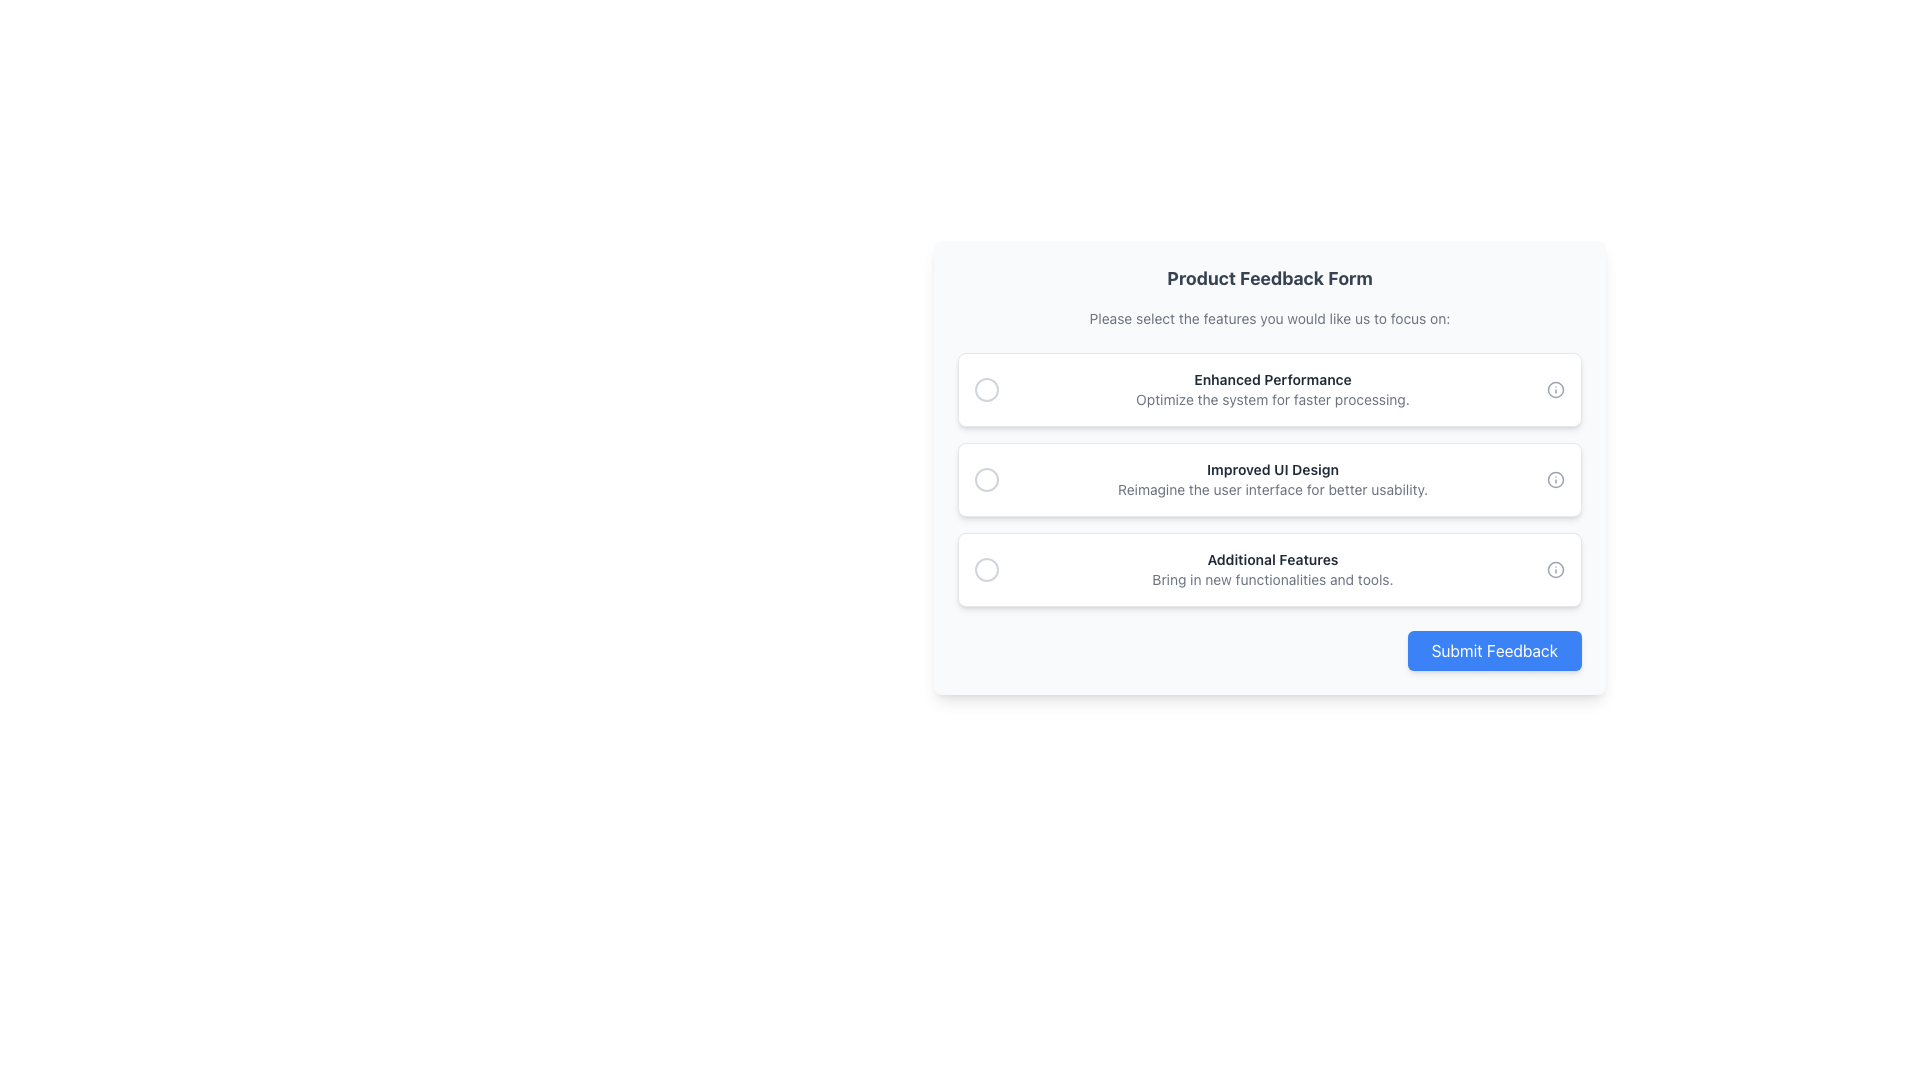 Image resolution: width=1920 pixels, height=1080 pixels. Describe the element at coordinates (1271, 579) in the screenshot. I see `secondary text label that displays 'Bring in new functionalities and tools.' located below the 'Additional Features' heading for additional attributes` at that location.